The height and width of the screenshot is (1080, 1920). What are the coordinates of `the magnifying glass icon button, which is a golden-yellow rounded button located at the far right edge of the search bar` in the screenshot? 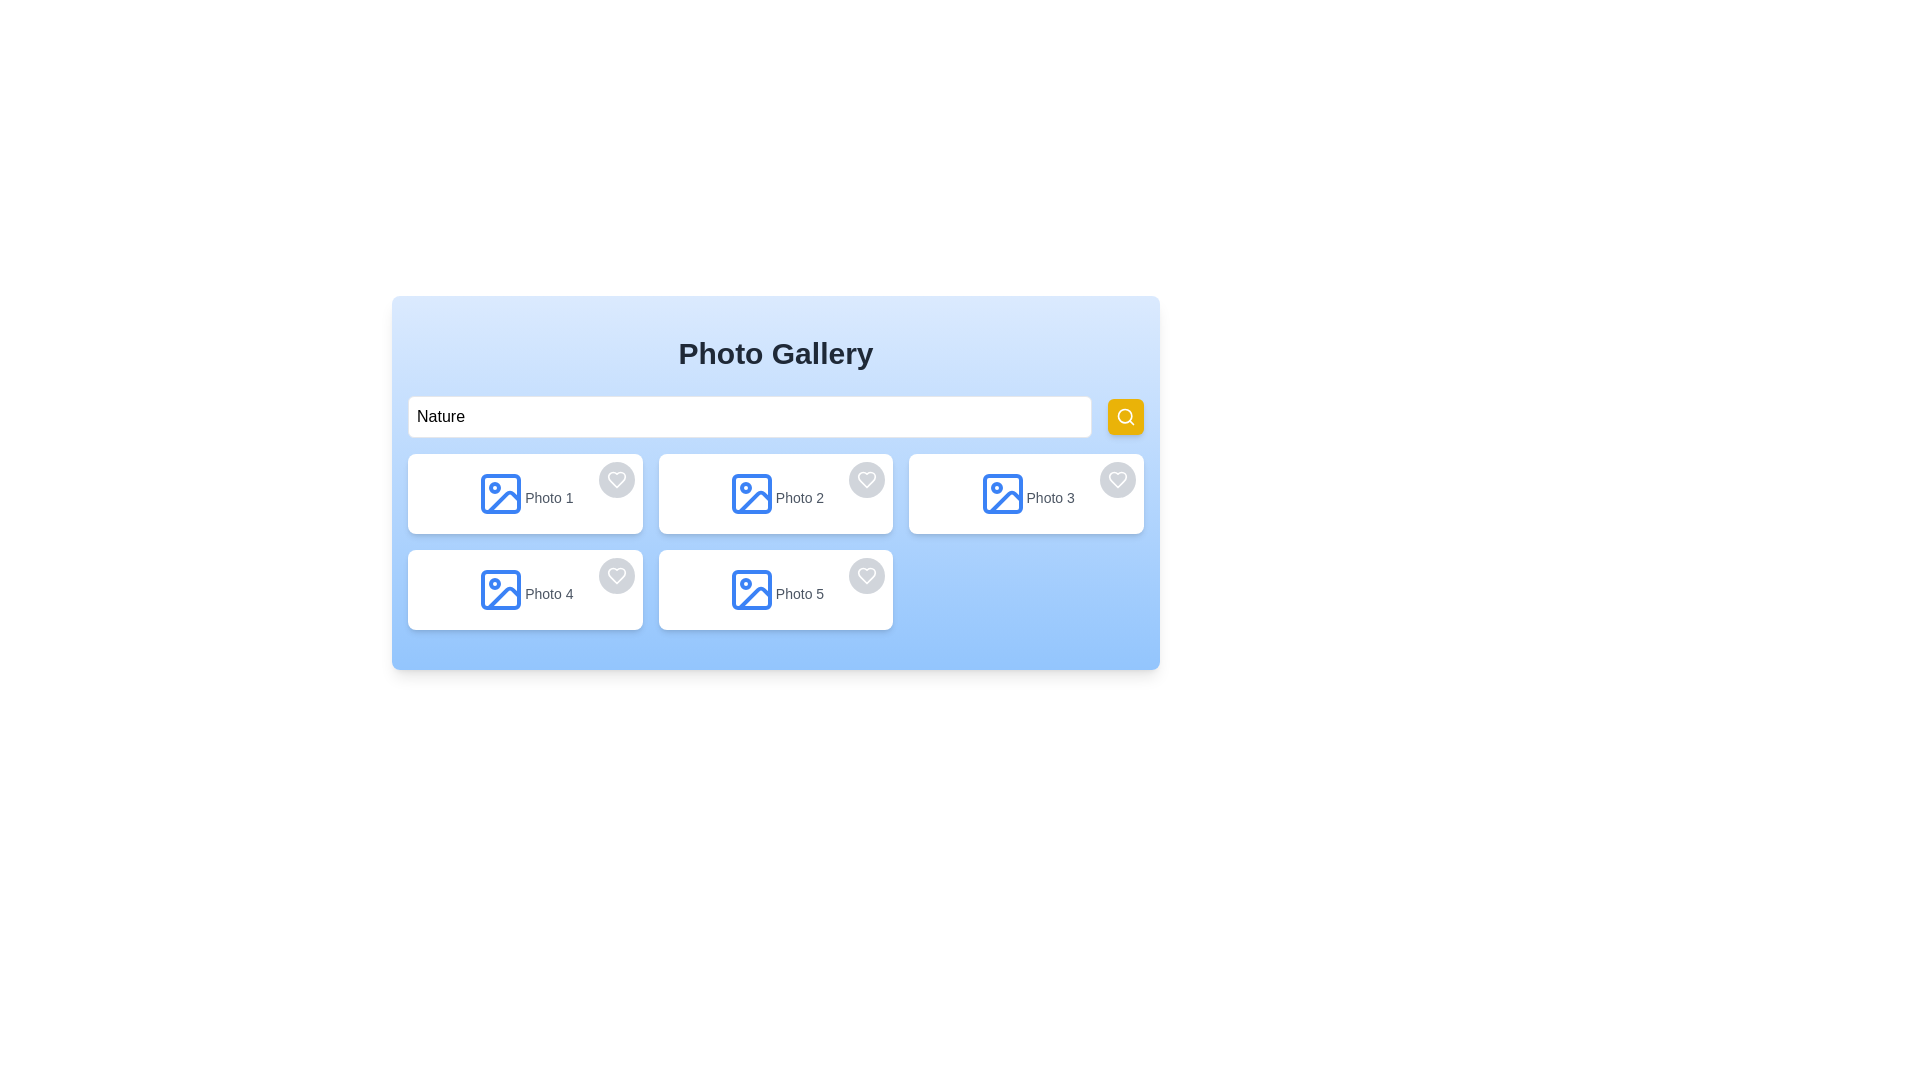 It's located at (1126, 415).